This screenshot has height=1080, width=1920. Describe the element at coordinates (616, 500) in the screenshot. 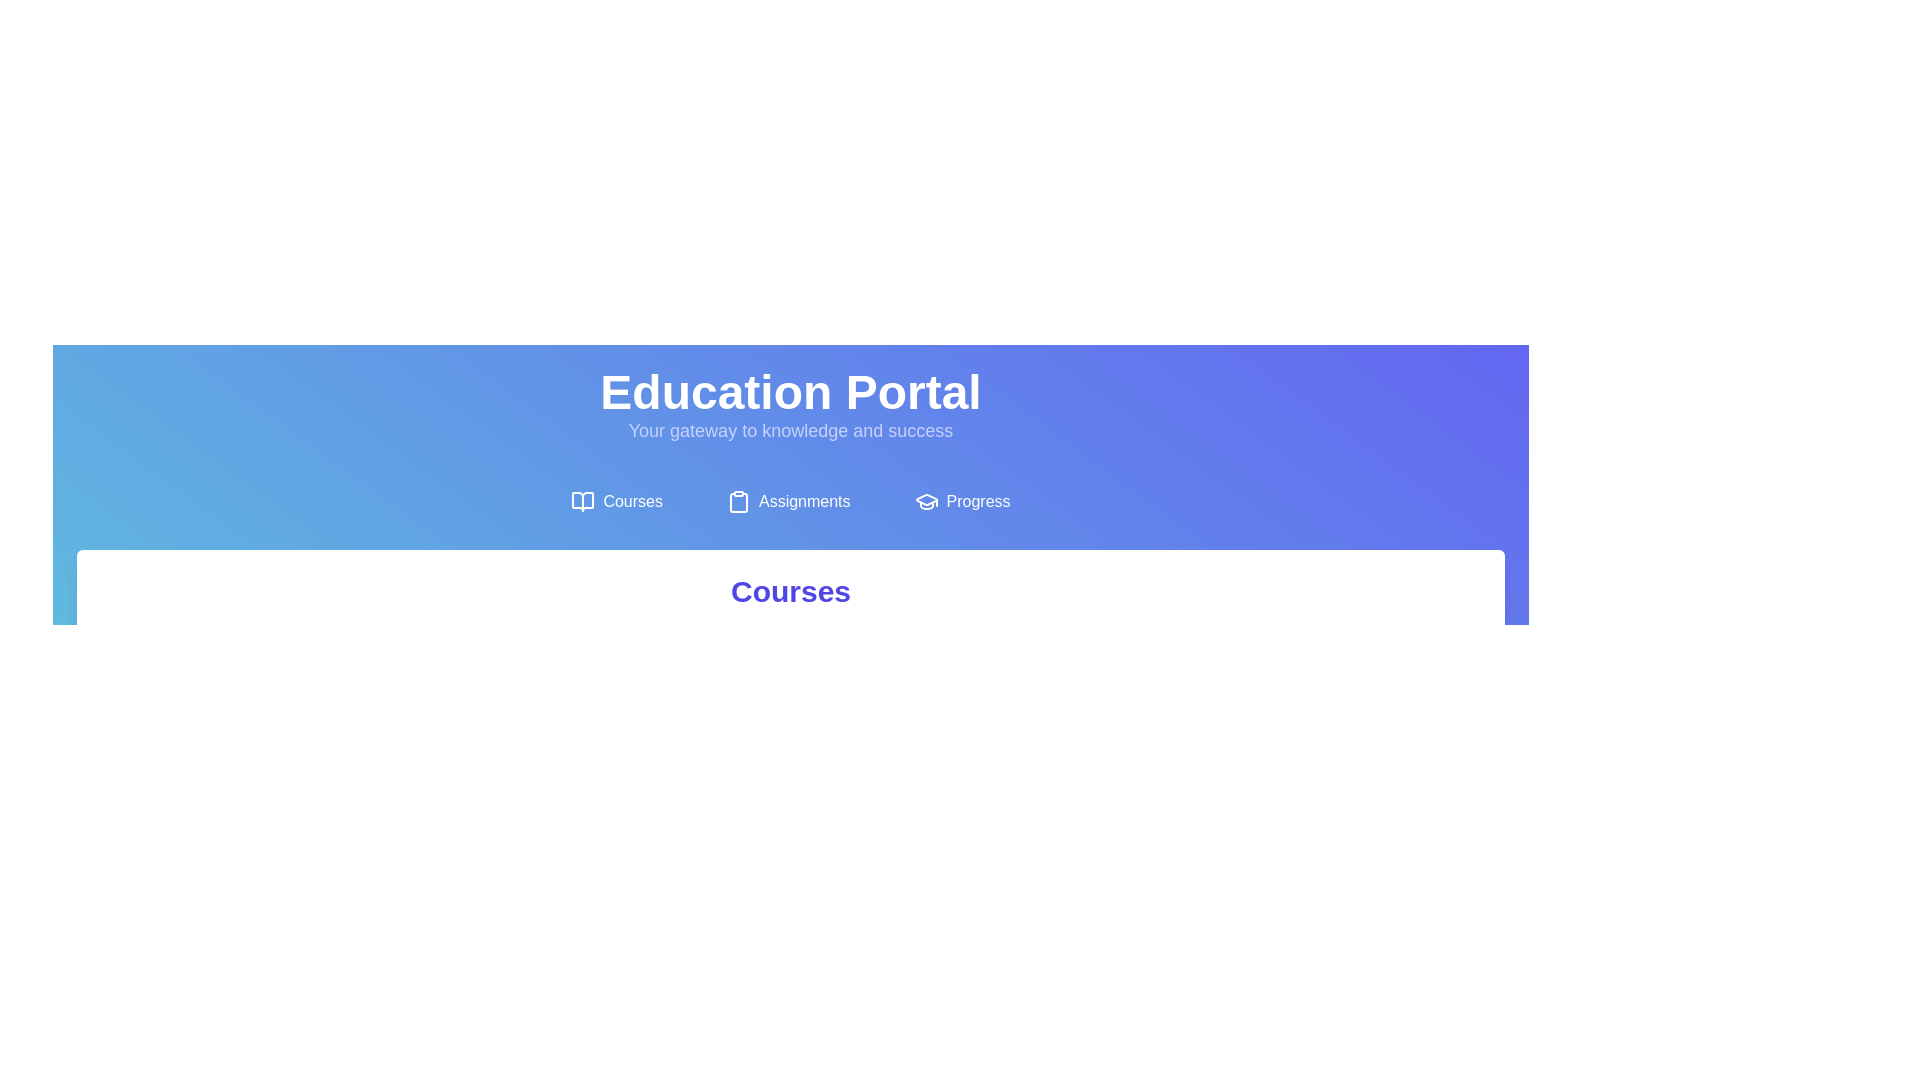

I see `the Courses tab to view its content` at that location.